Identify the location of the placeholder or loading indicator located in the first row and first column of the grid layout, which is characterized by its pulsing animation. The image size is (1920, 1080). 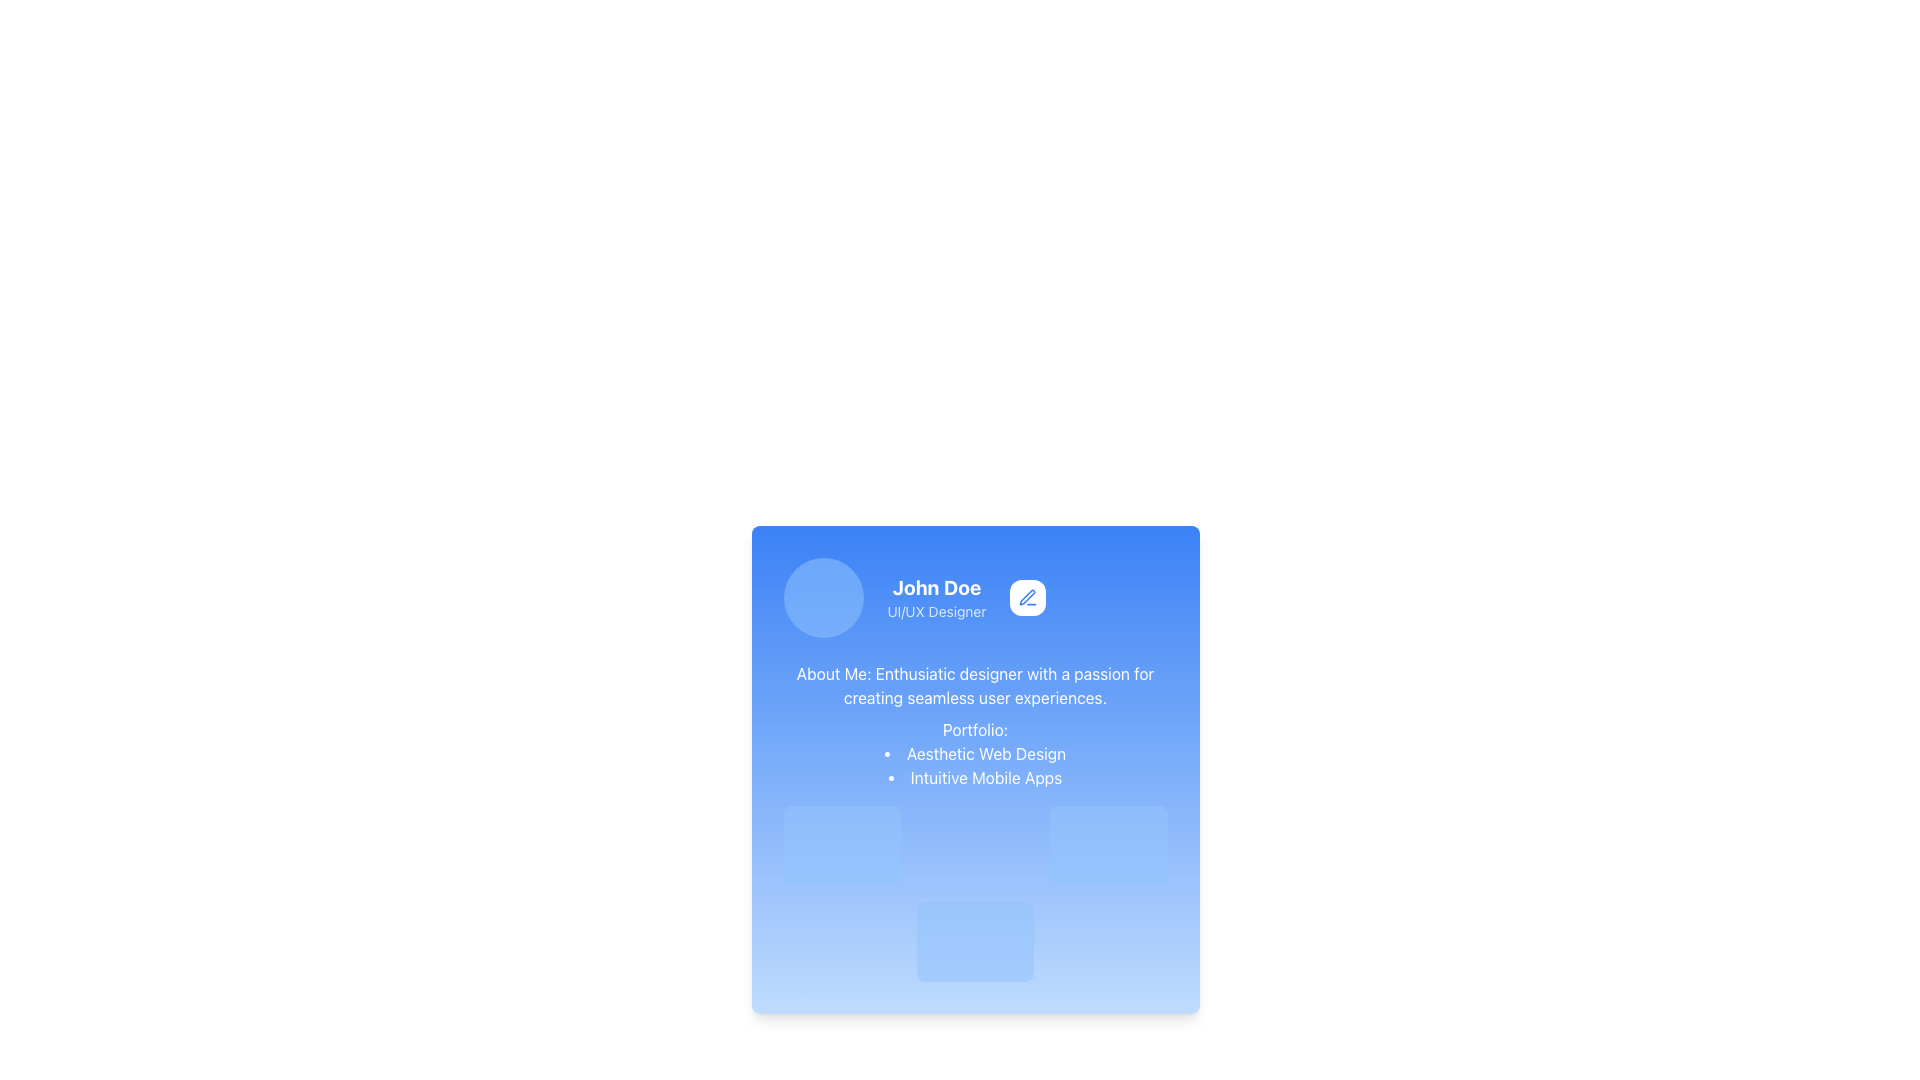
(842, 845).